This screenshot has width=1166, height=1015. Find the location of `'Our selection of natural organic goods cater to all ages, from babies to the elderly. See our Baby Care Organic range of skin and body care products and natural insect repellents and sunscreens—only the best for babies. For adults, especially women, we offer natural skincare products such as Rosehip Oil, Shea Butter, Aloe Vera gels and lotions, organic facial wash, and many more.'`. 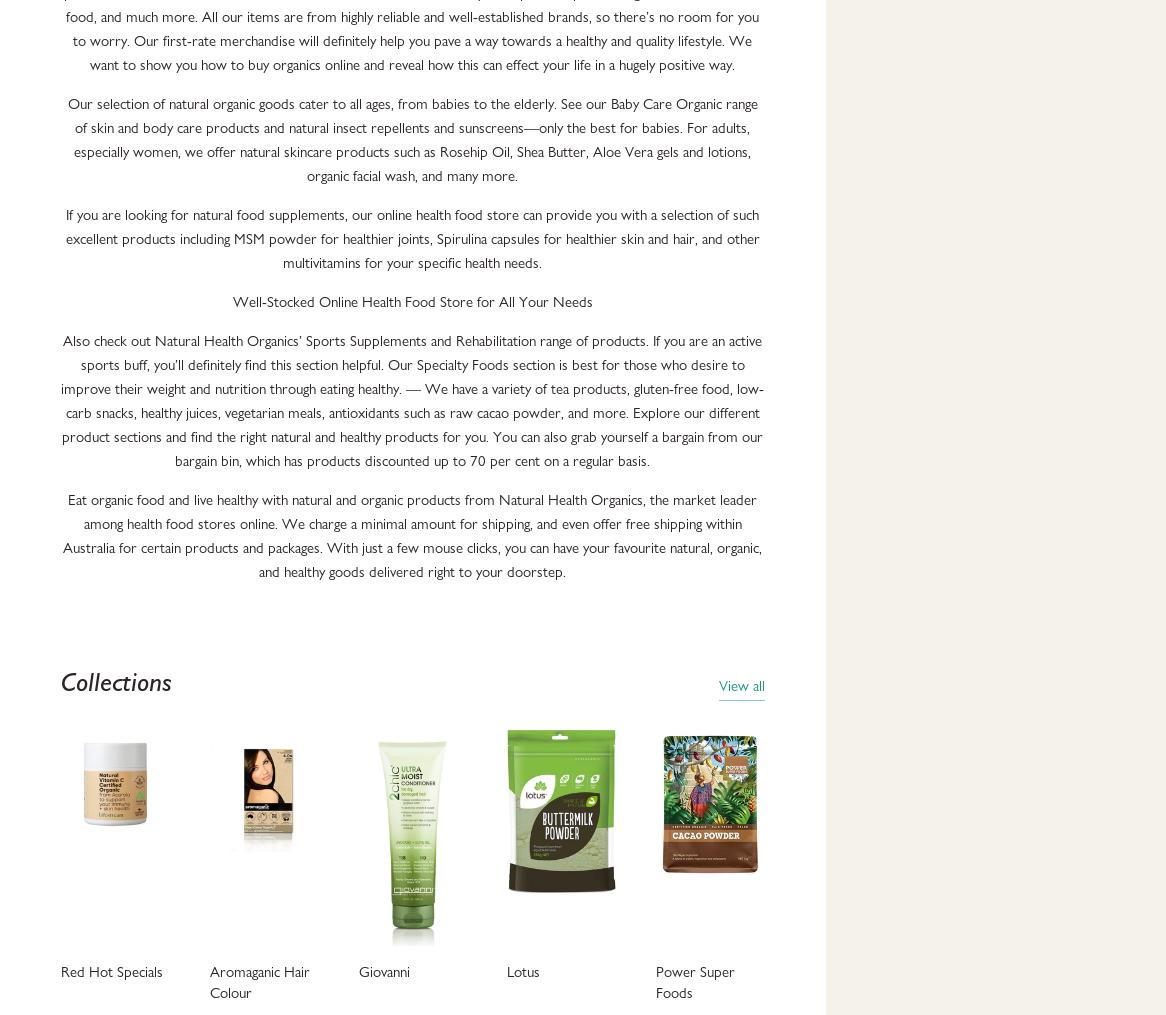

'Our selection of natural organic goods cater to all ages, from babies to the elderly. See our Baby Care Organic range of skin and body care products and natural insect repellents and sunscreens—only the best for babies. For adults, especially women, we offer natural skincare products such as Rosehip Oil, Shea Butter, Aloe Vera gels and lotions, organic facial wash, and many more.' is located at coordinates (66, 138).